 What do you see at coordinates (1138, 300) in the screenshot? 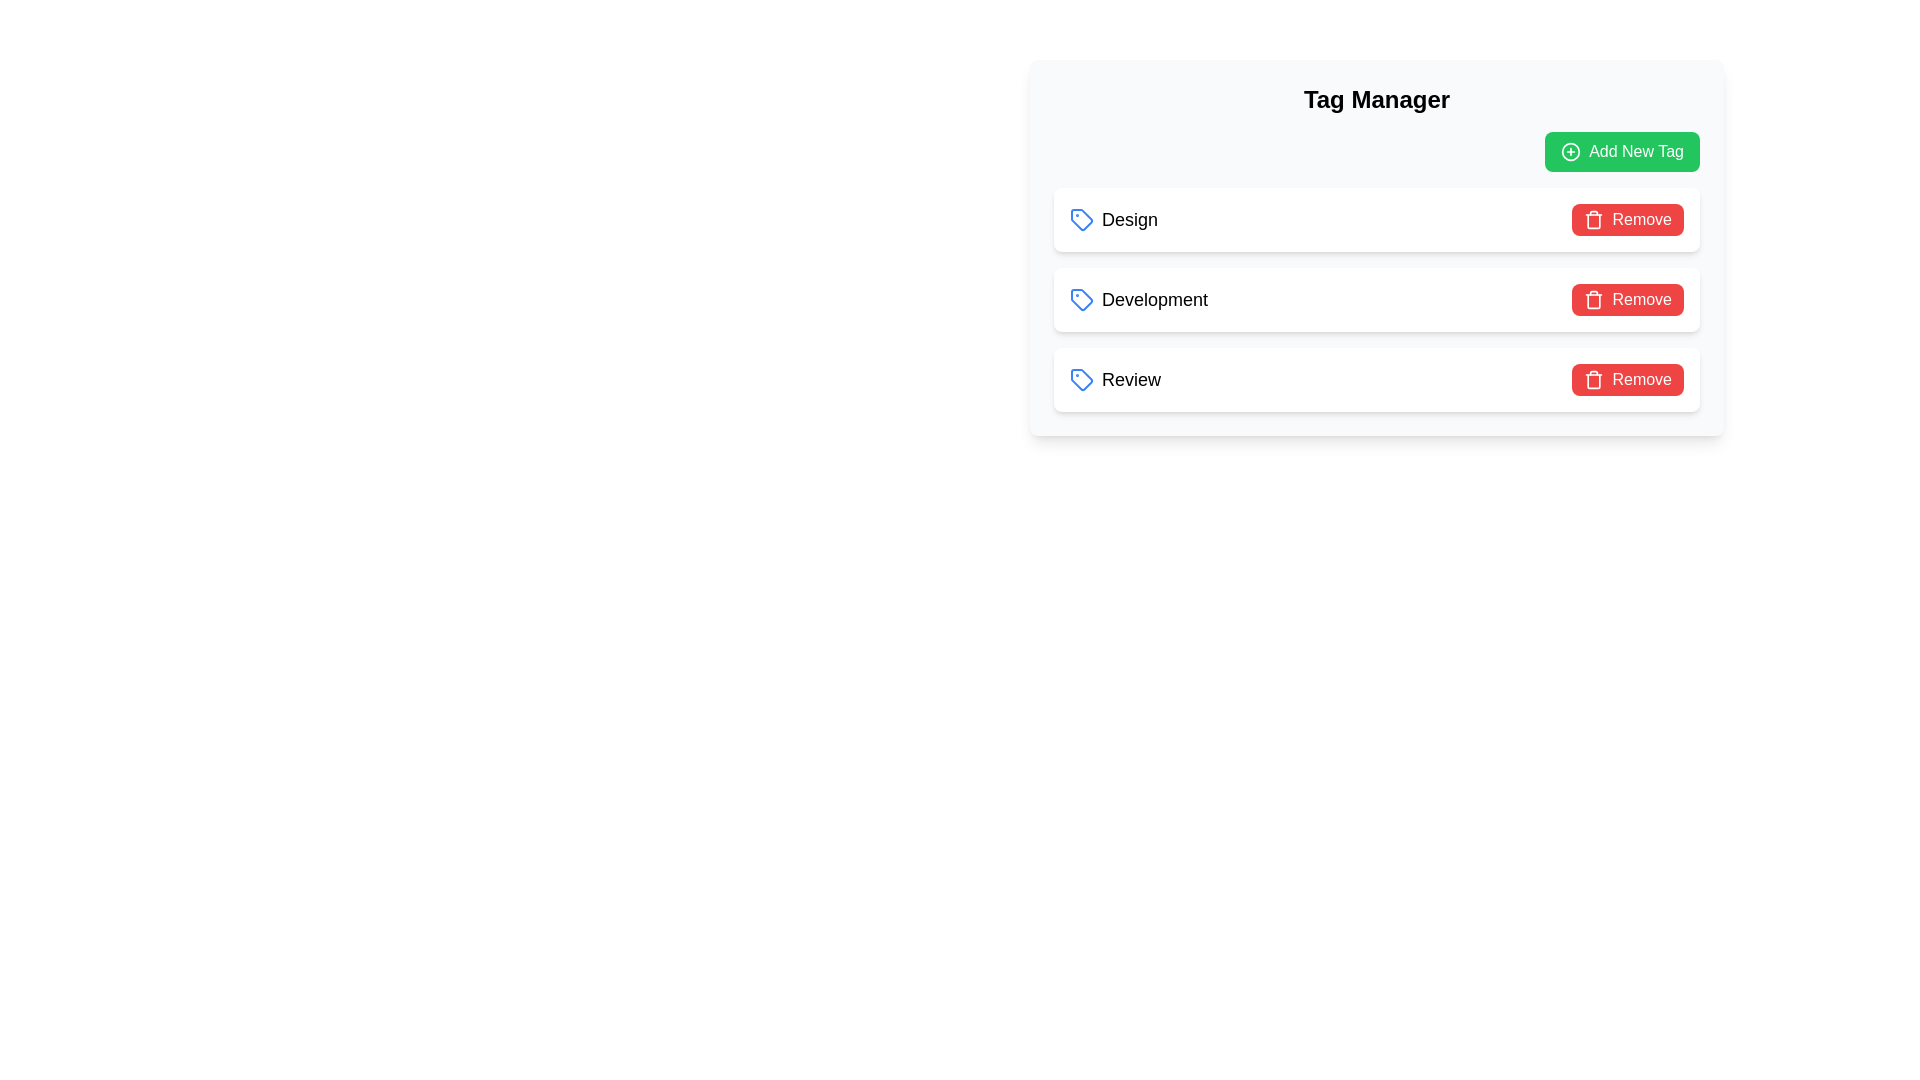
I see `the 'Development' tag label, which is the middle element in a vertical stack of three tags in the tag manager interface` at bounding box center [1138, 300].